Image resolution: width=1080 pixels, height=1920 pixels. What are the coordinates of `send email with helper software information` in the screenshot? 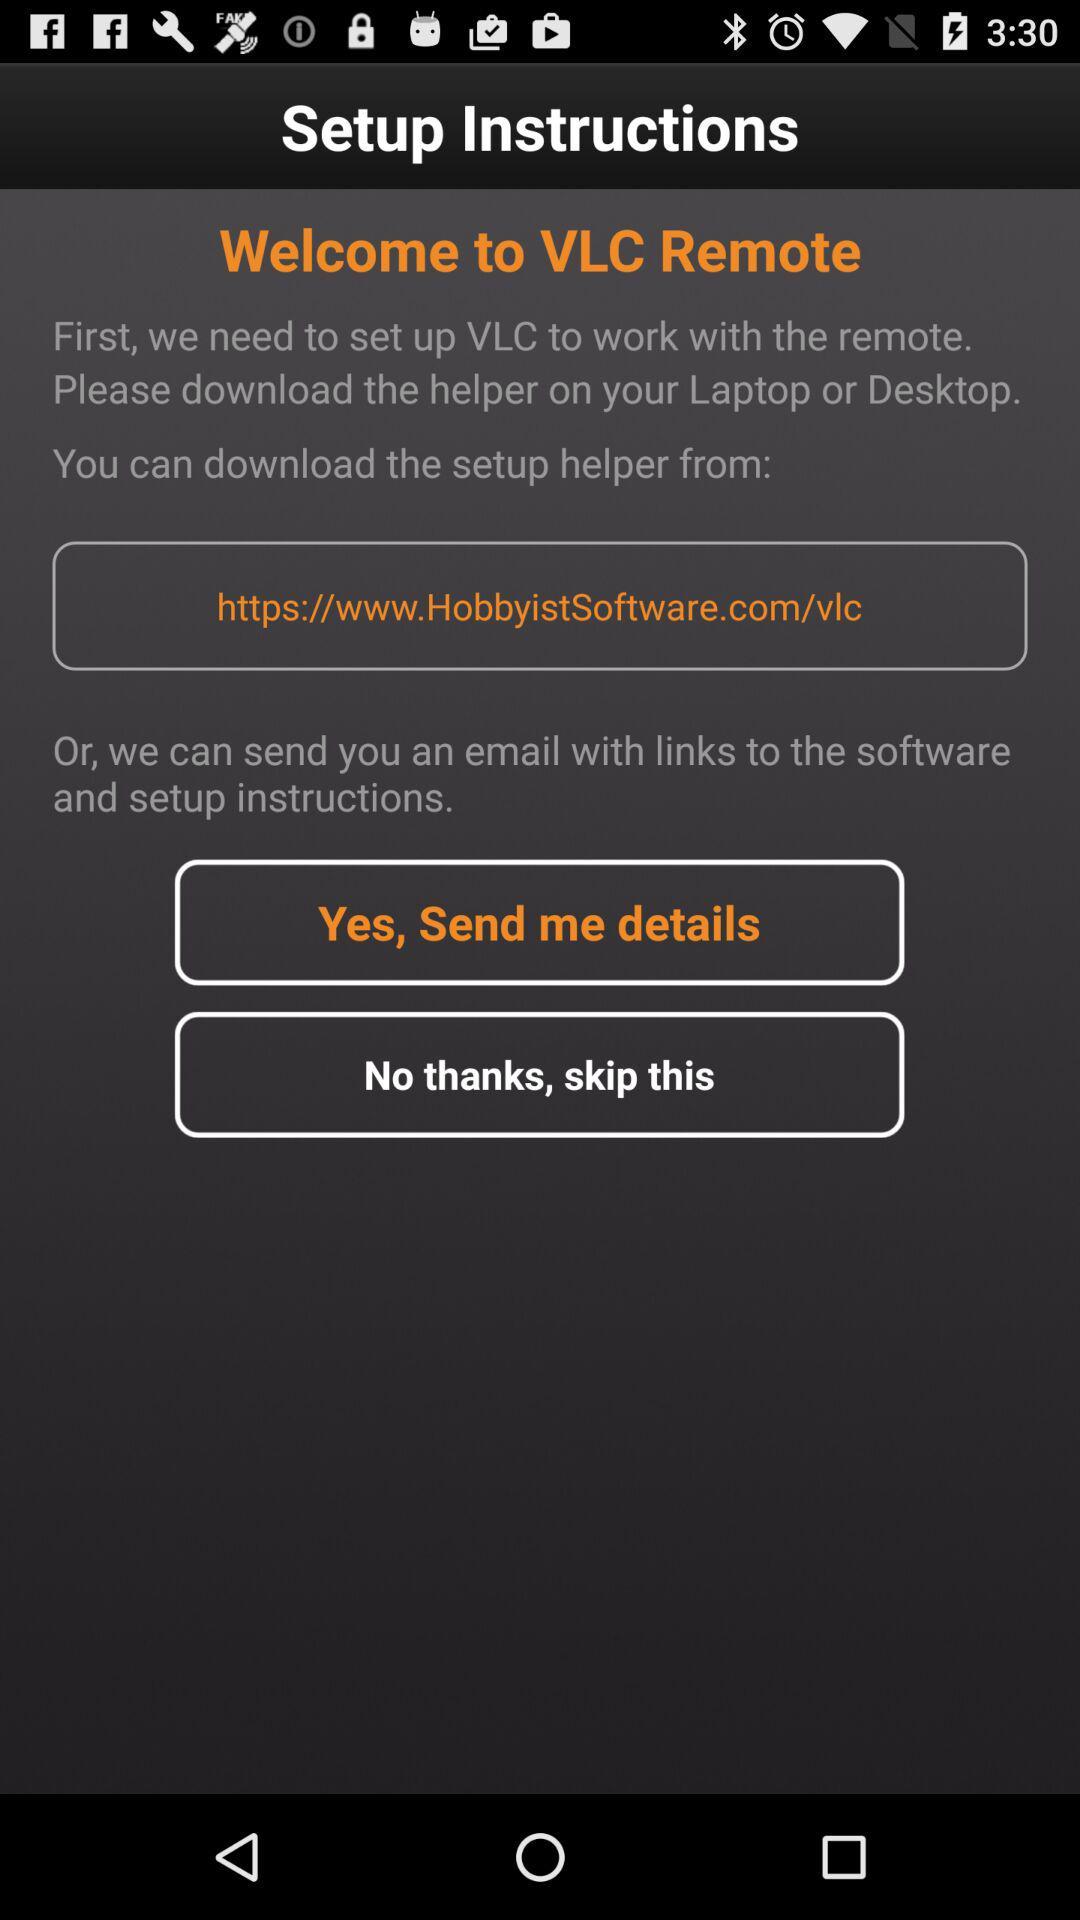 It's located at (538, 921).